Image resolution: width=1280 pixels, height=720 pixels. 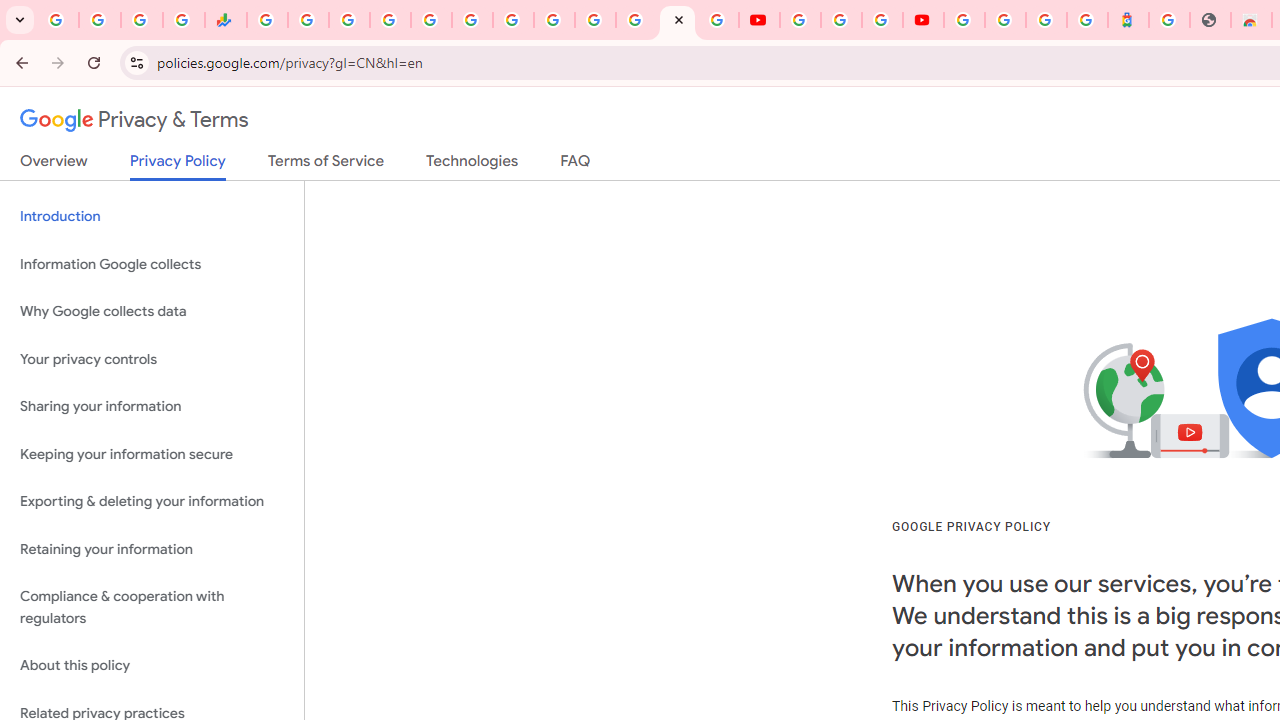 What do you see at coordinates (758, 20) in the screenshot?
I see `'YouTube'` at bounding box center [758, 20].